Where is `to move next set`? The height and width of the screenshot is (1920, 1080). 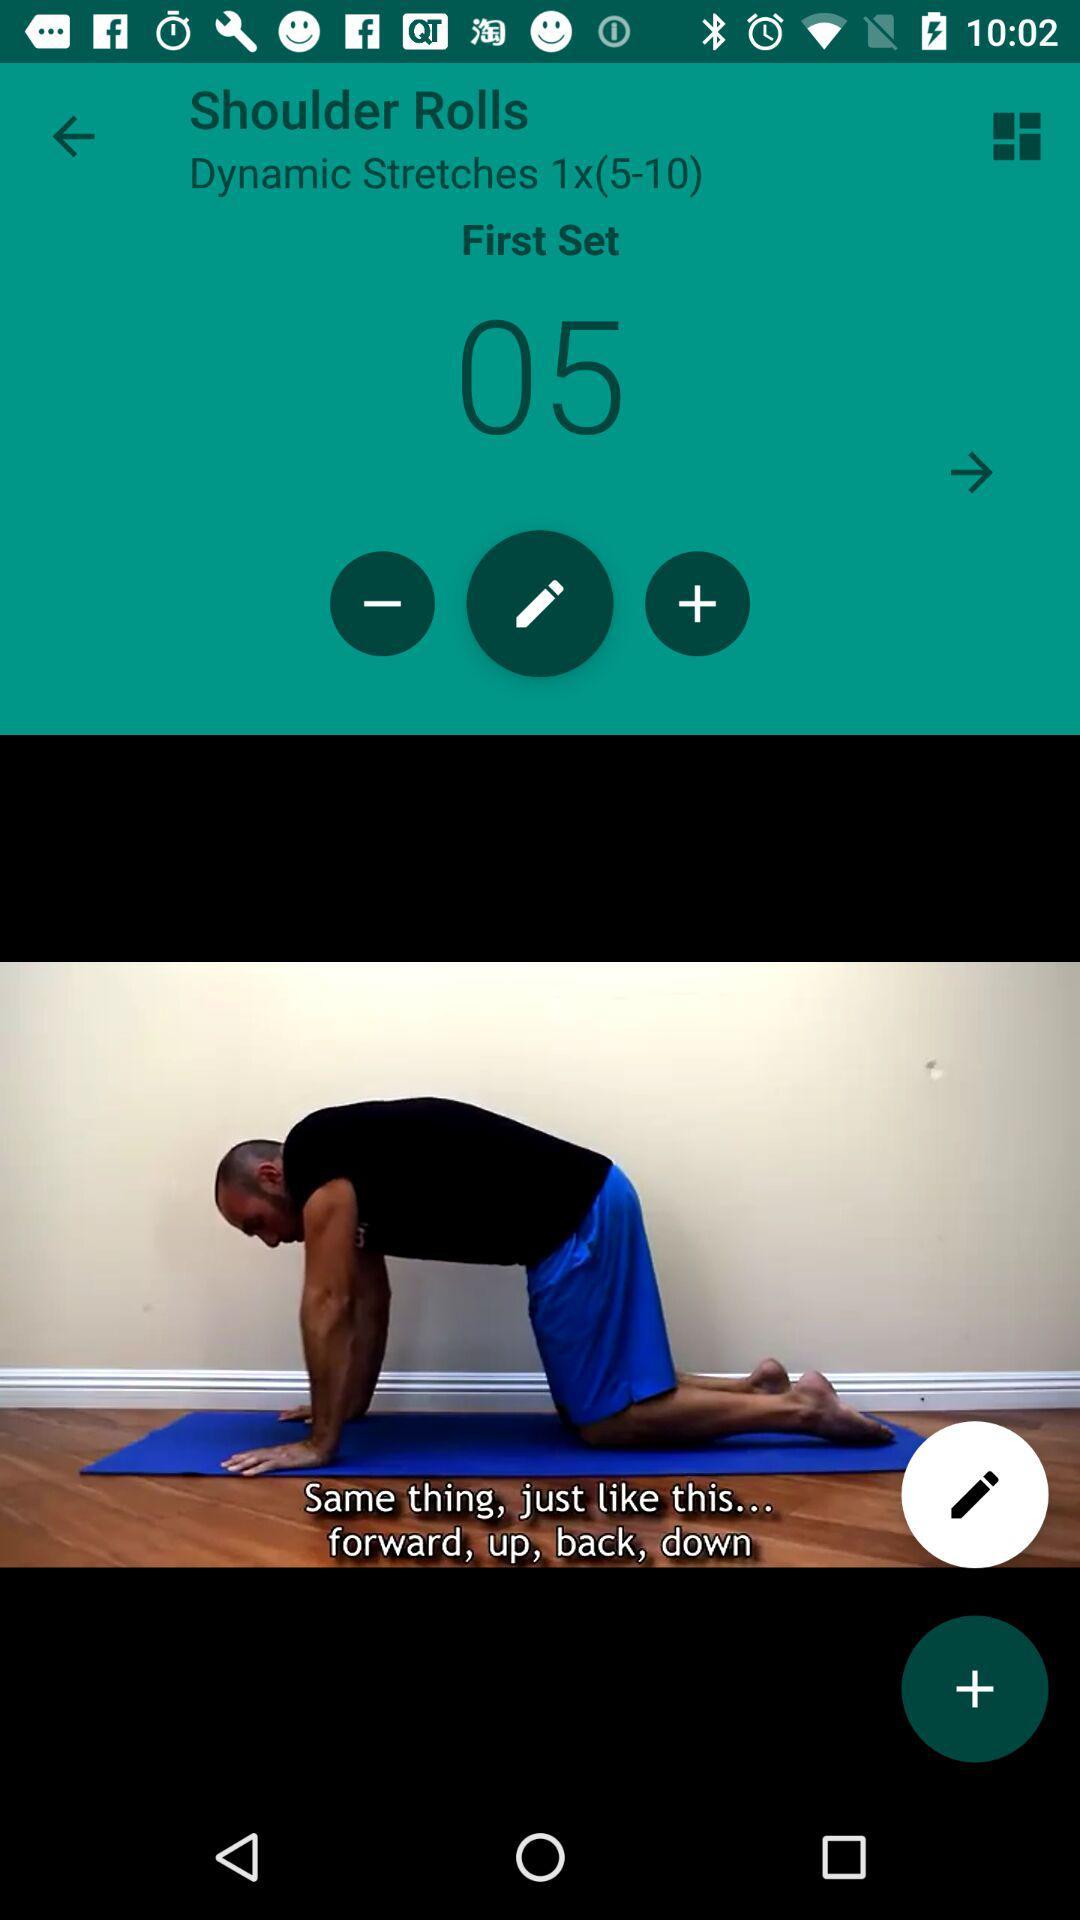 to move next set is located at coordinates (971, 471).